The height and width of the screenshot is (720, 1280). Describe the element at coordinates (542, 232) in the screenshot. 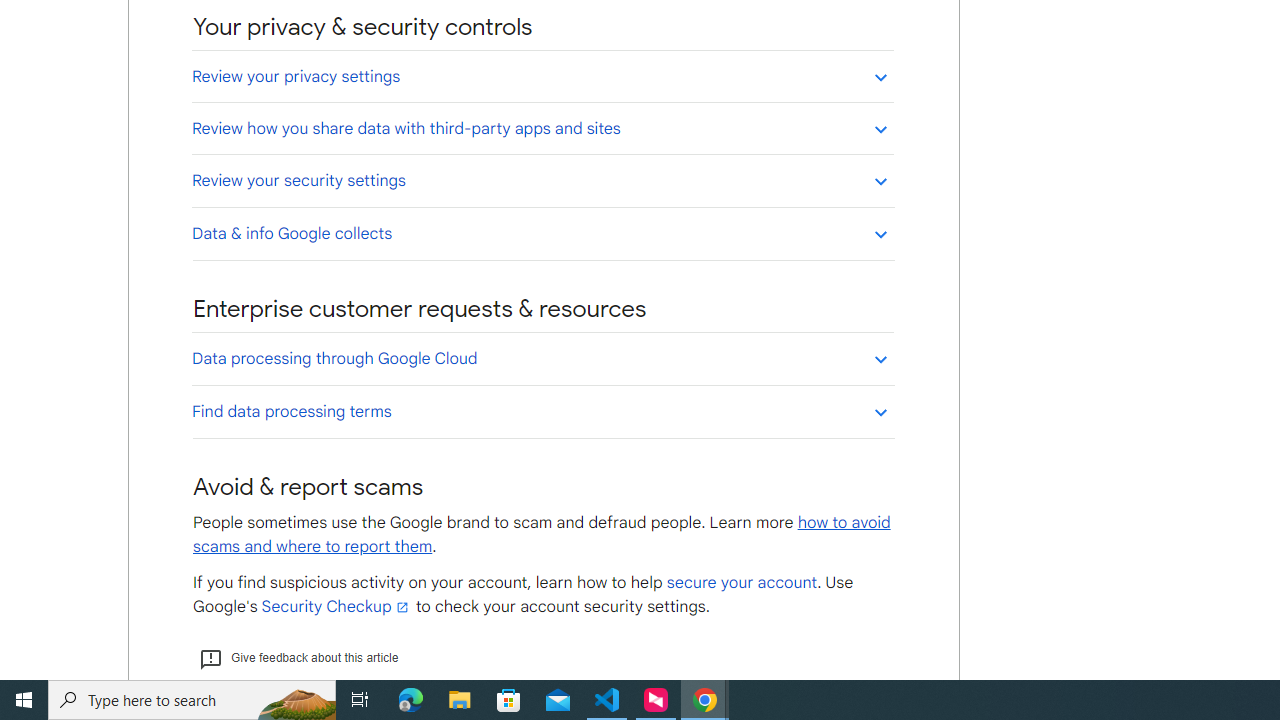

I see `'Data & info Google collects'` at that location.